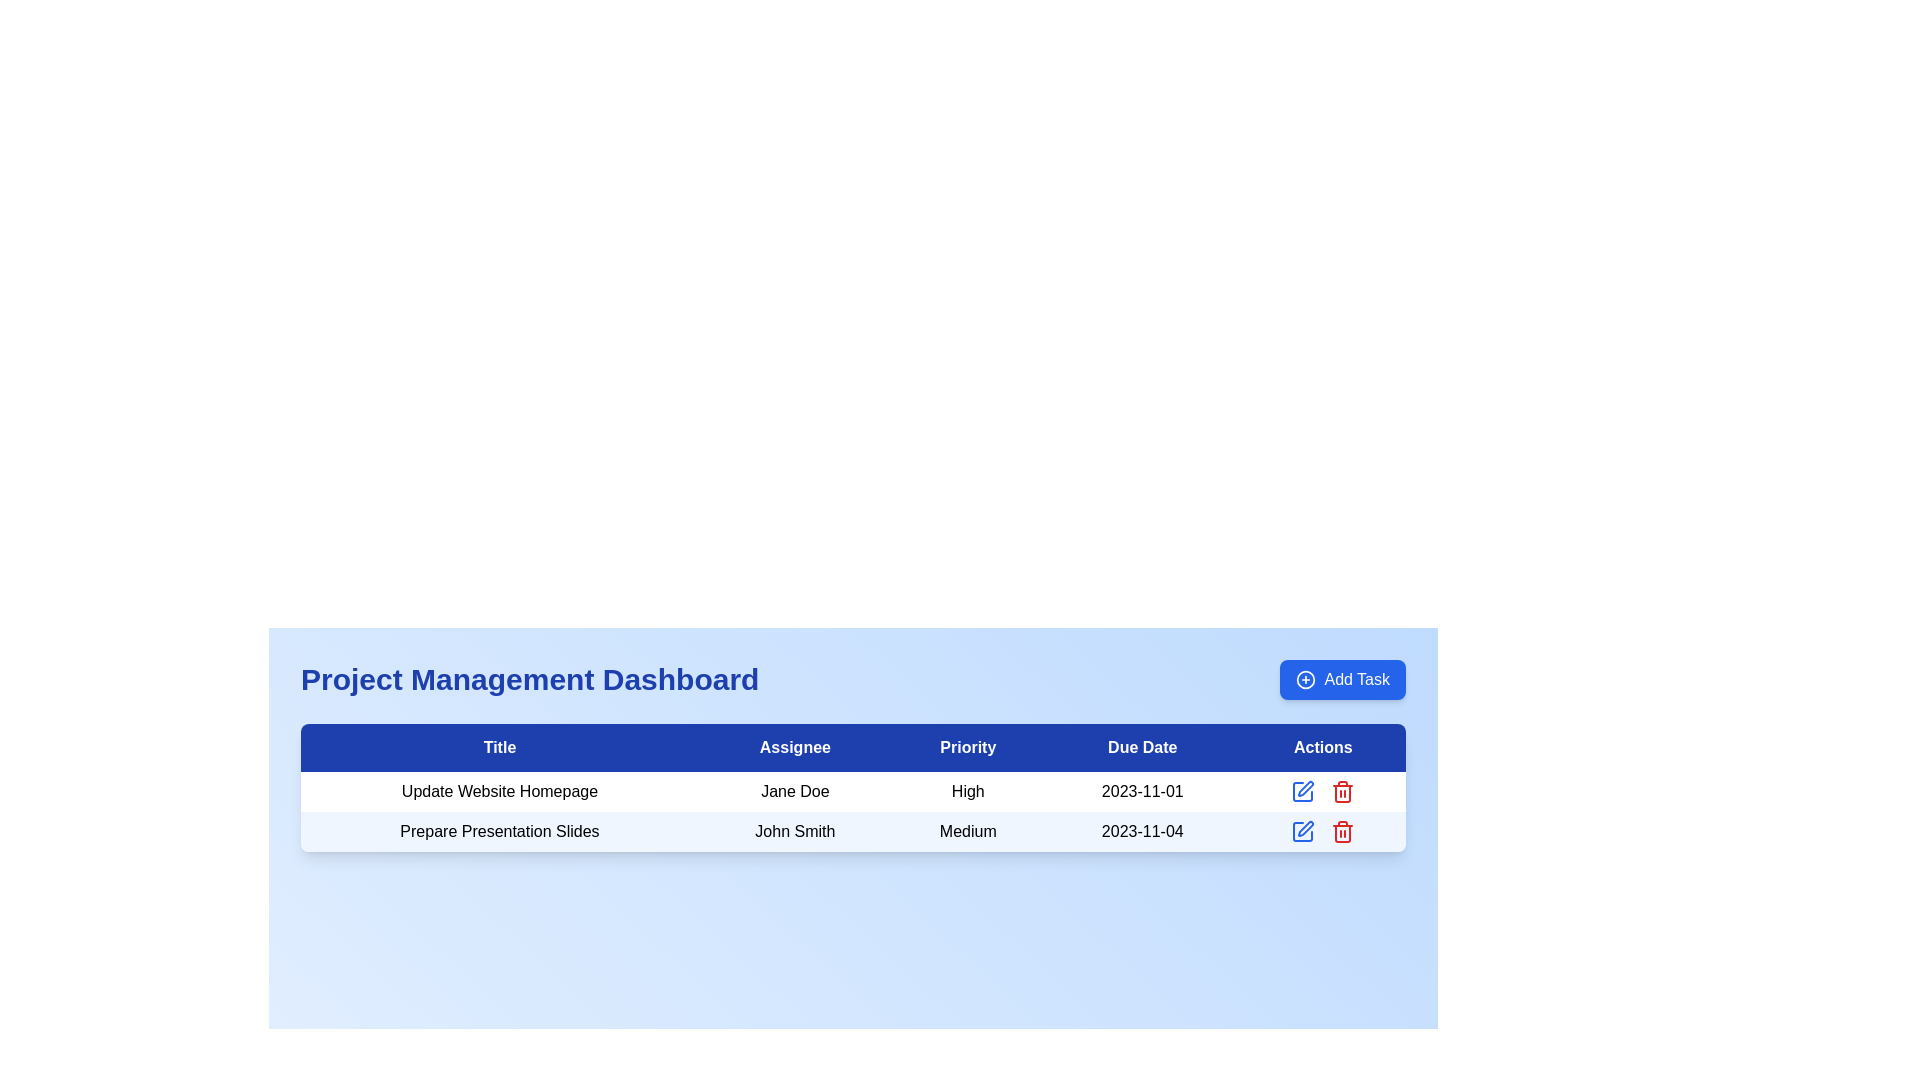  I want to click on the static text label 'Title' which is the leftmost item in the header row of the table, prominently displayed in white against a dark blue background, so click(499, 748).